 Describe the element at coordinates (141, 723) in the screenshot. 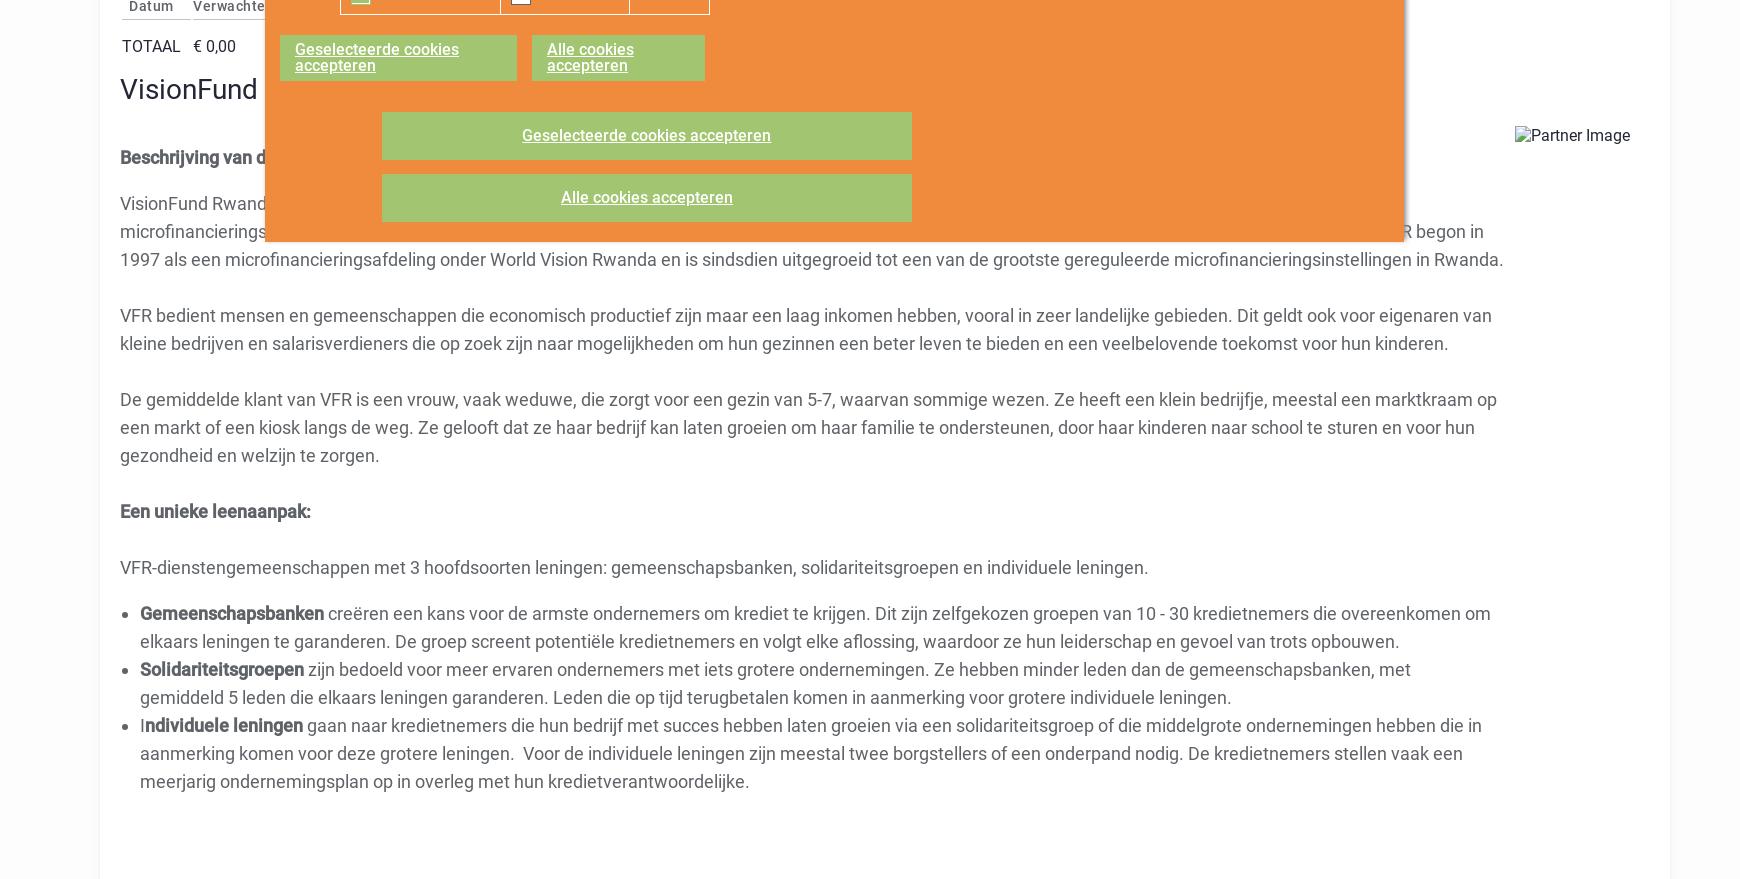

I see `'I'` at that location.